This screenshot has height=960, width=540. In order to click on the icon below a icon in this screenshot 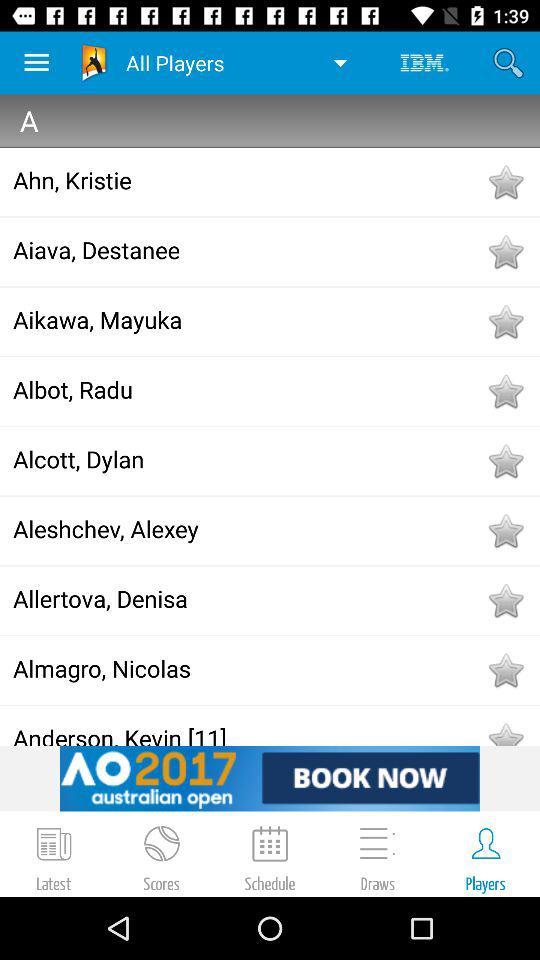, I will do `click(248, 179)`.